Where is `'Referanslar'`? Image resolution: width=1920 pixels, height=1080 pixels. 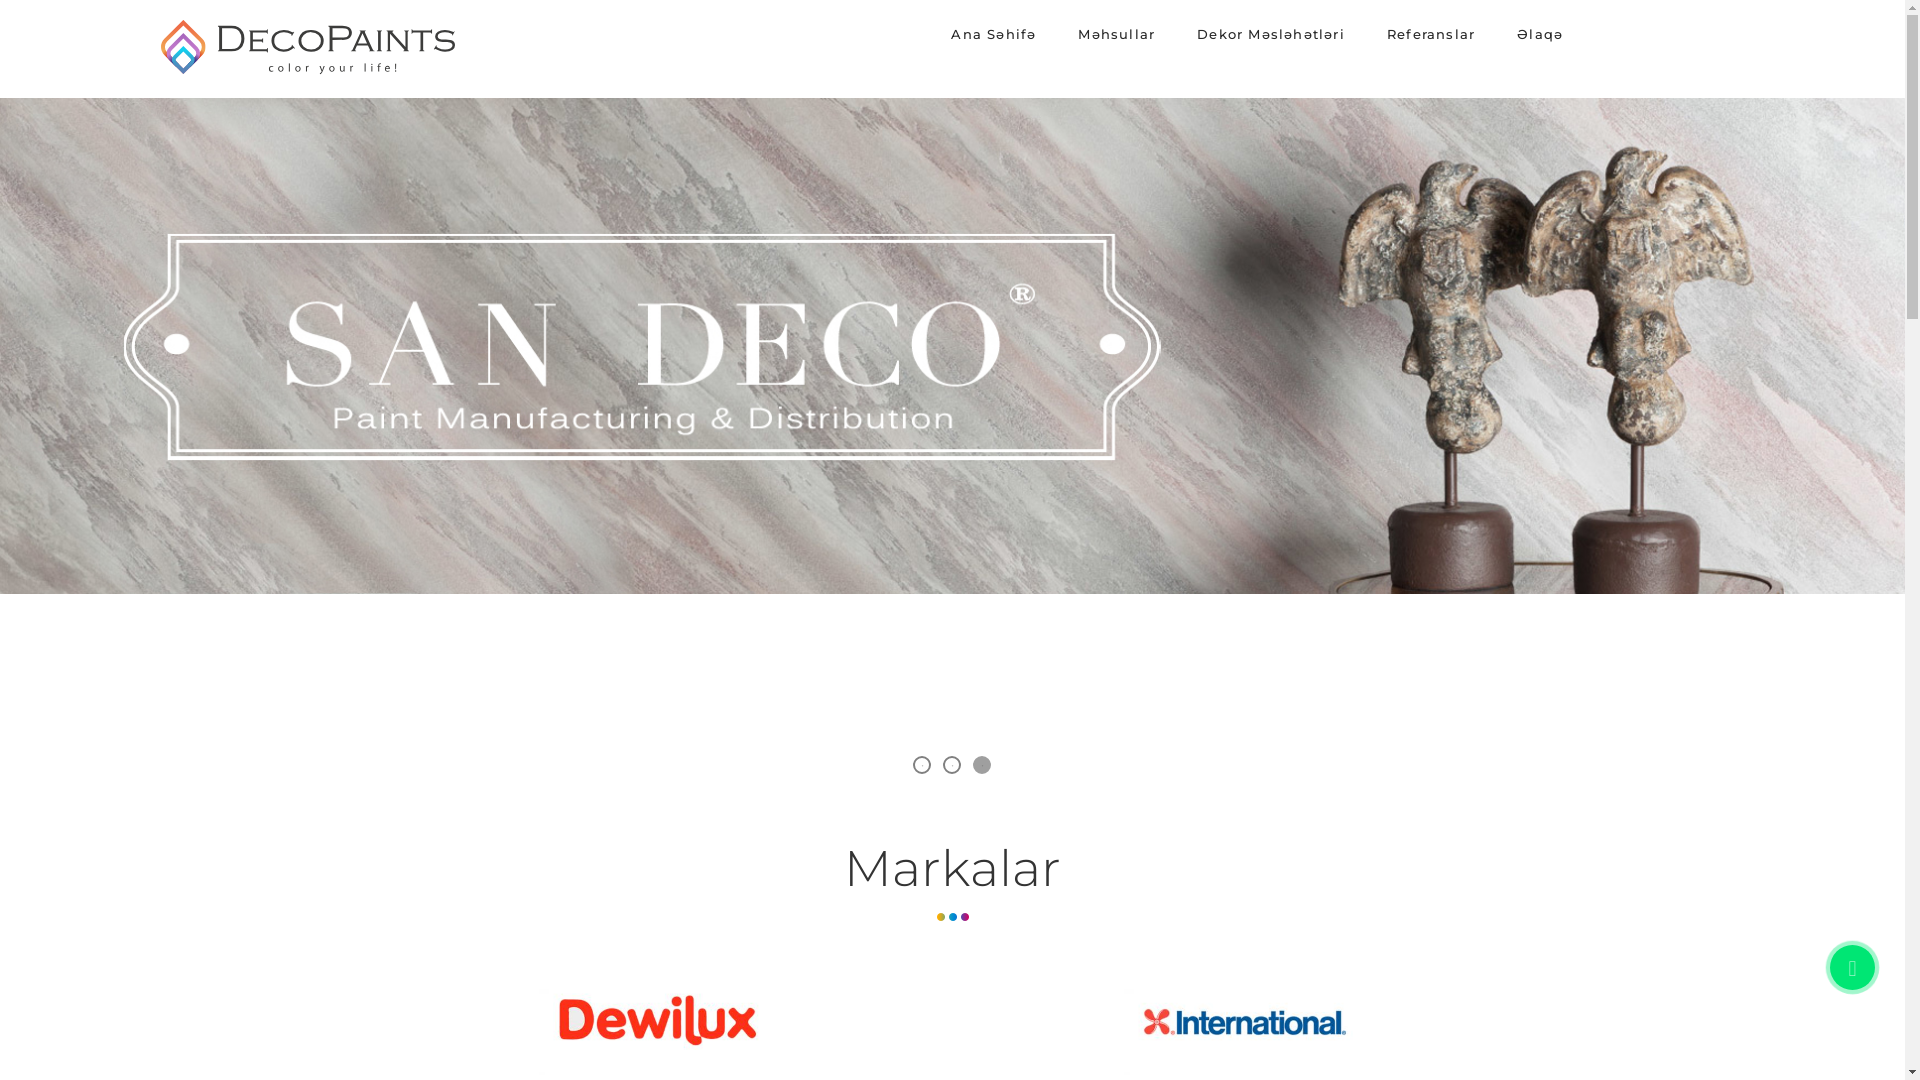
'Referanslar' is located at coordinates (1367, 34).